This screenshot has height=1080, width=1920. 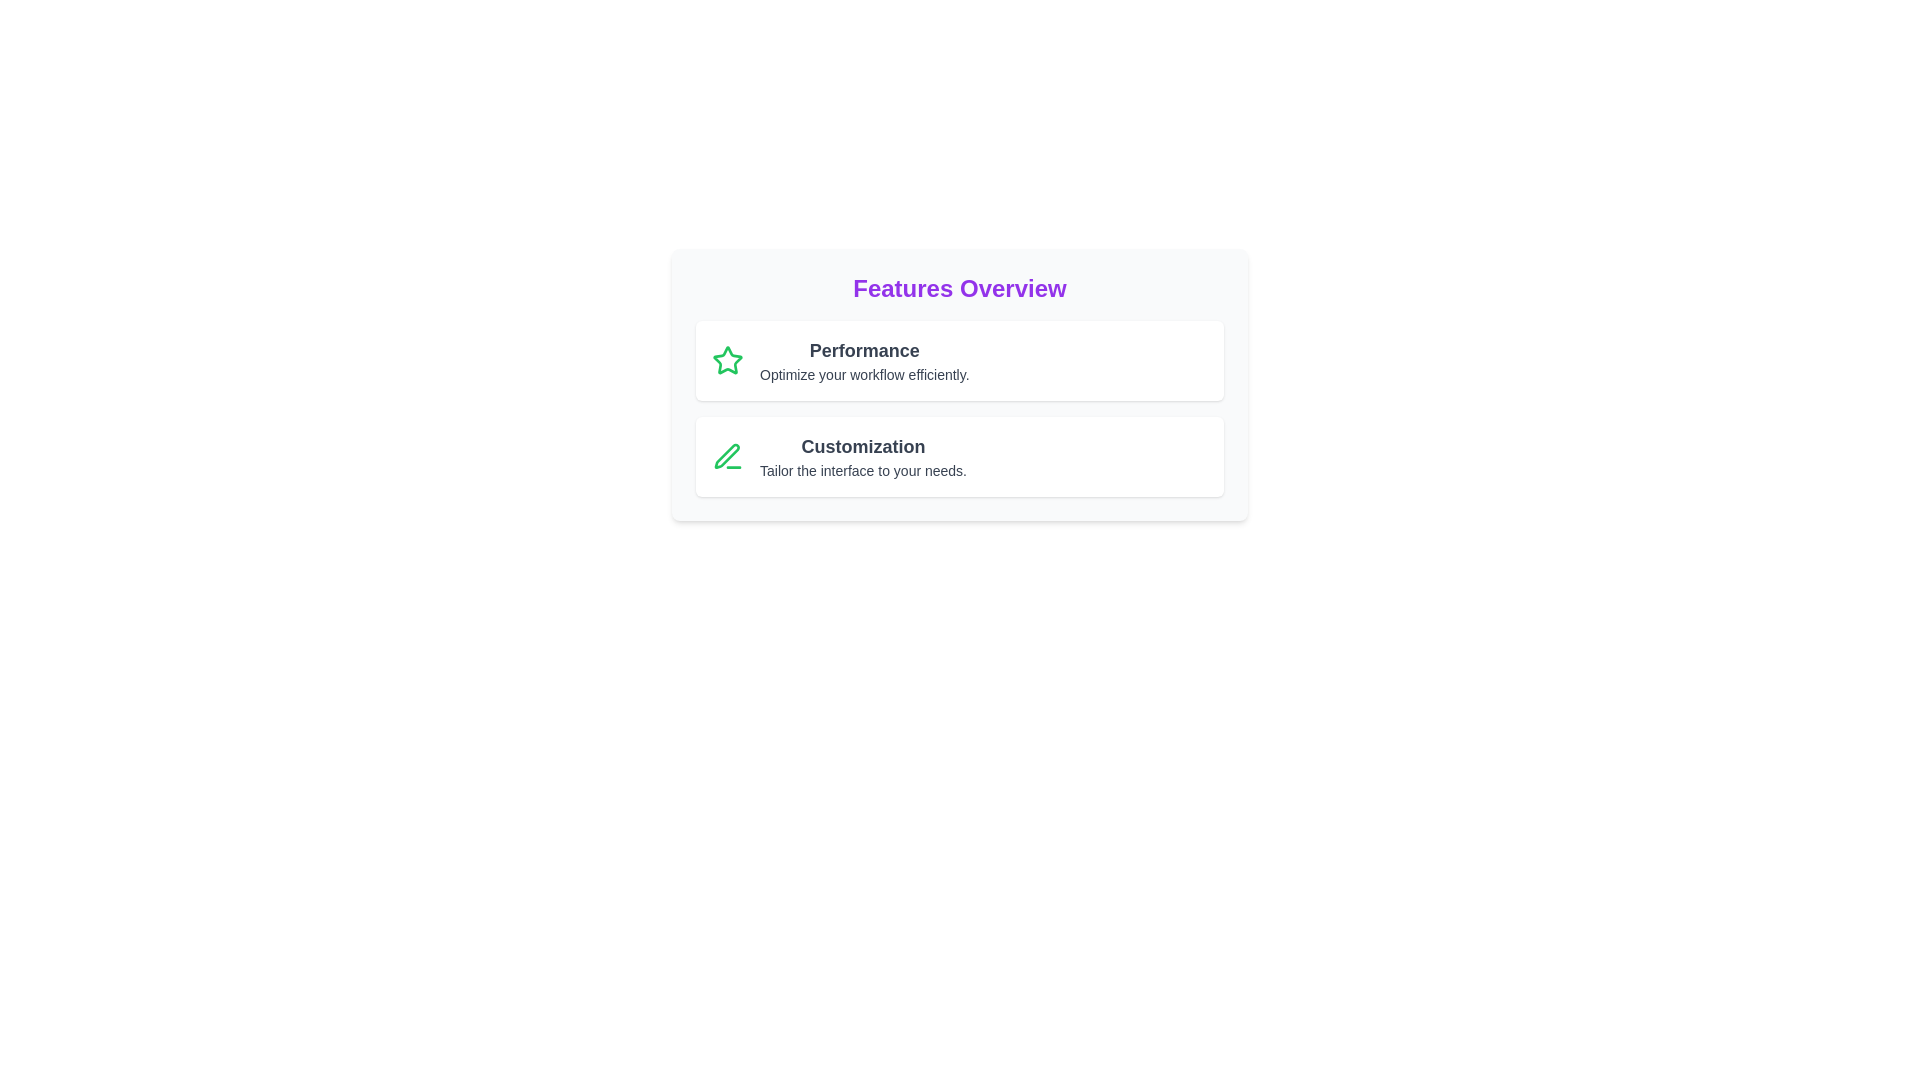 What do you see at coordinates (864, 350) in the screenshot?
I see `the 'Performance' header text` at bounding box center [864, 350].